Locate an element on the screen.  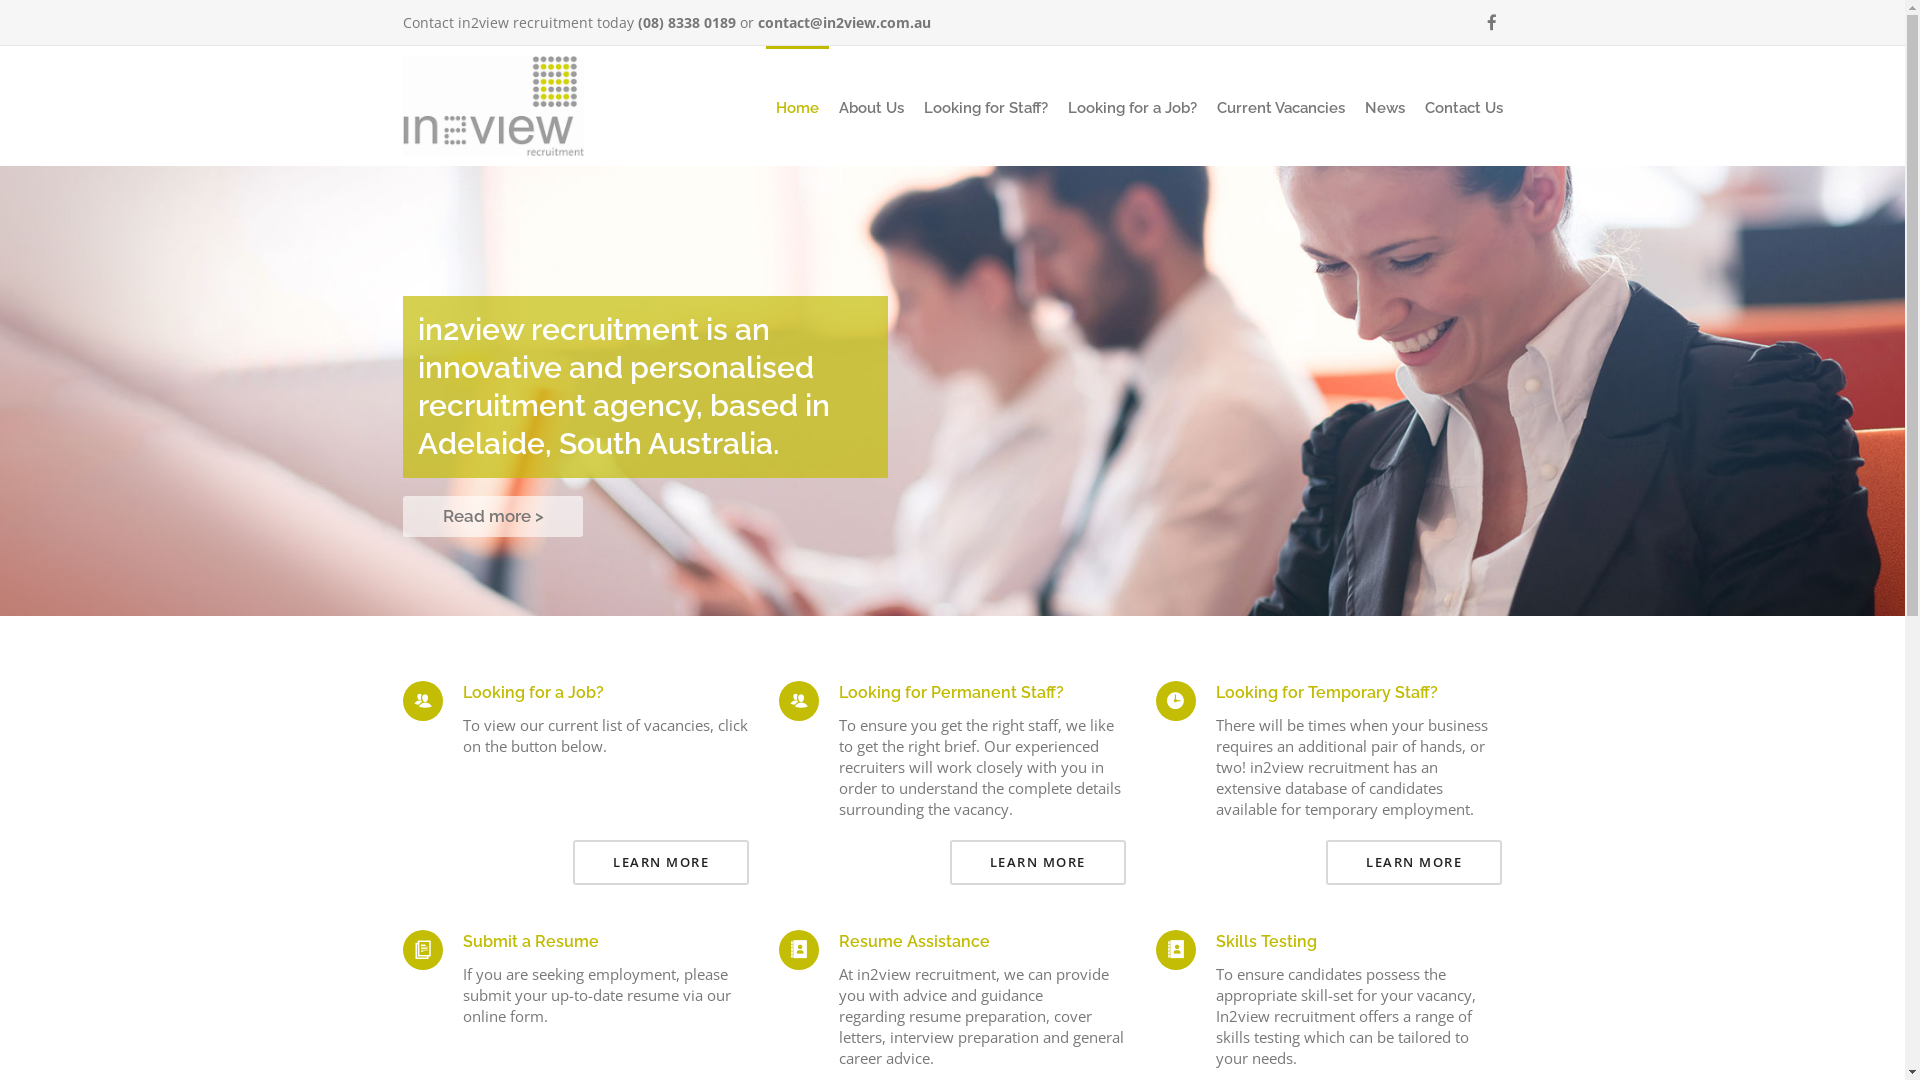
'Contact Us' is located at coordinates (1463, 108).